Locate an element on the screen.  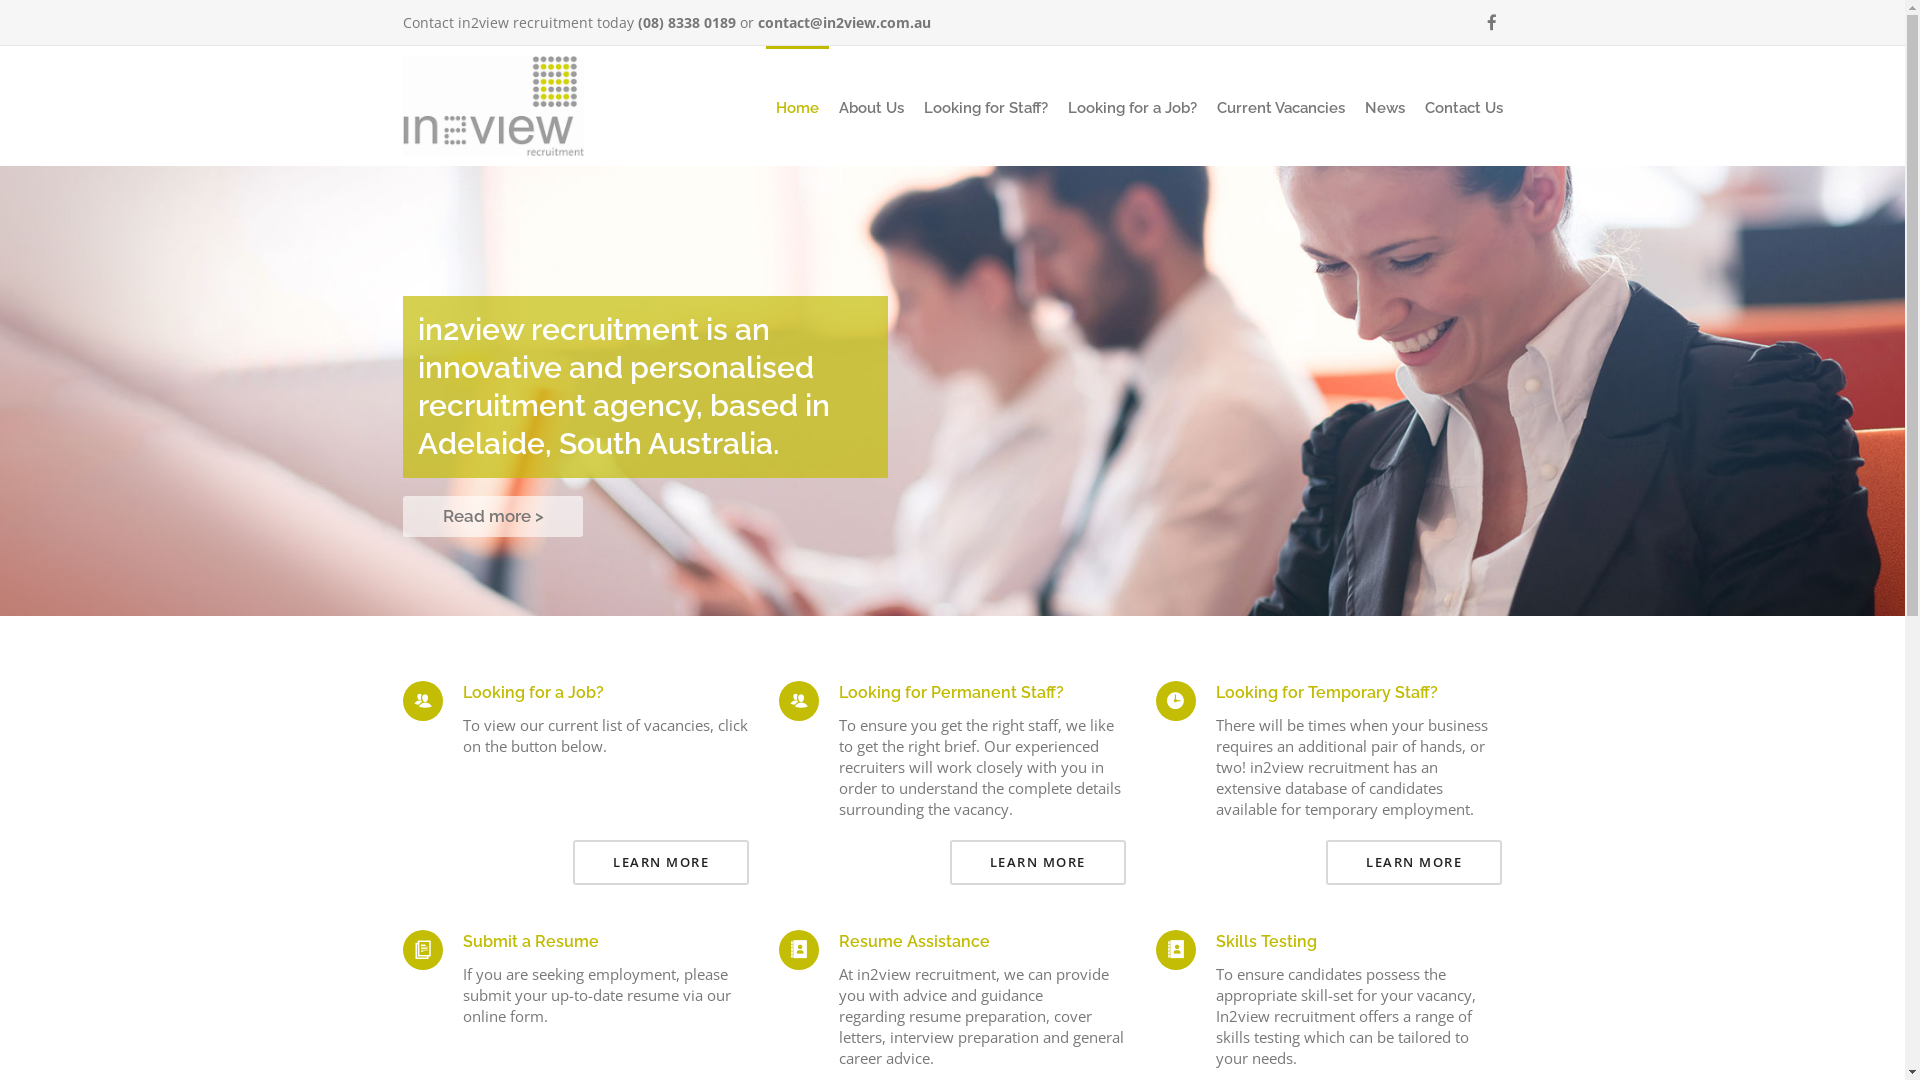
'Contact Us' is located at coordinates (1463, 108).